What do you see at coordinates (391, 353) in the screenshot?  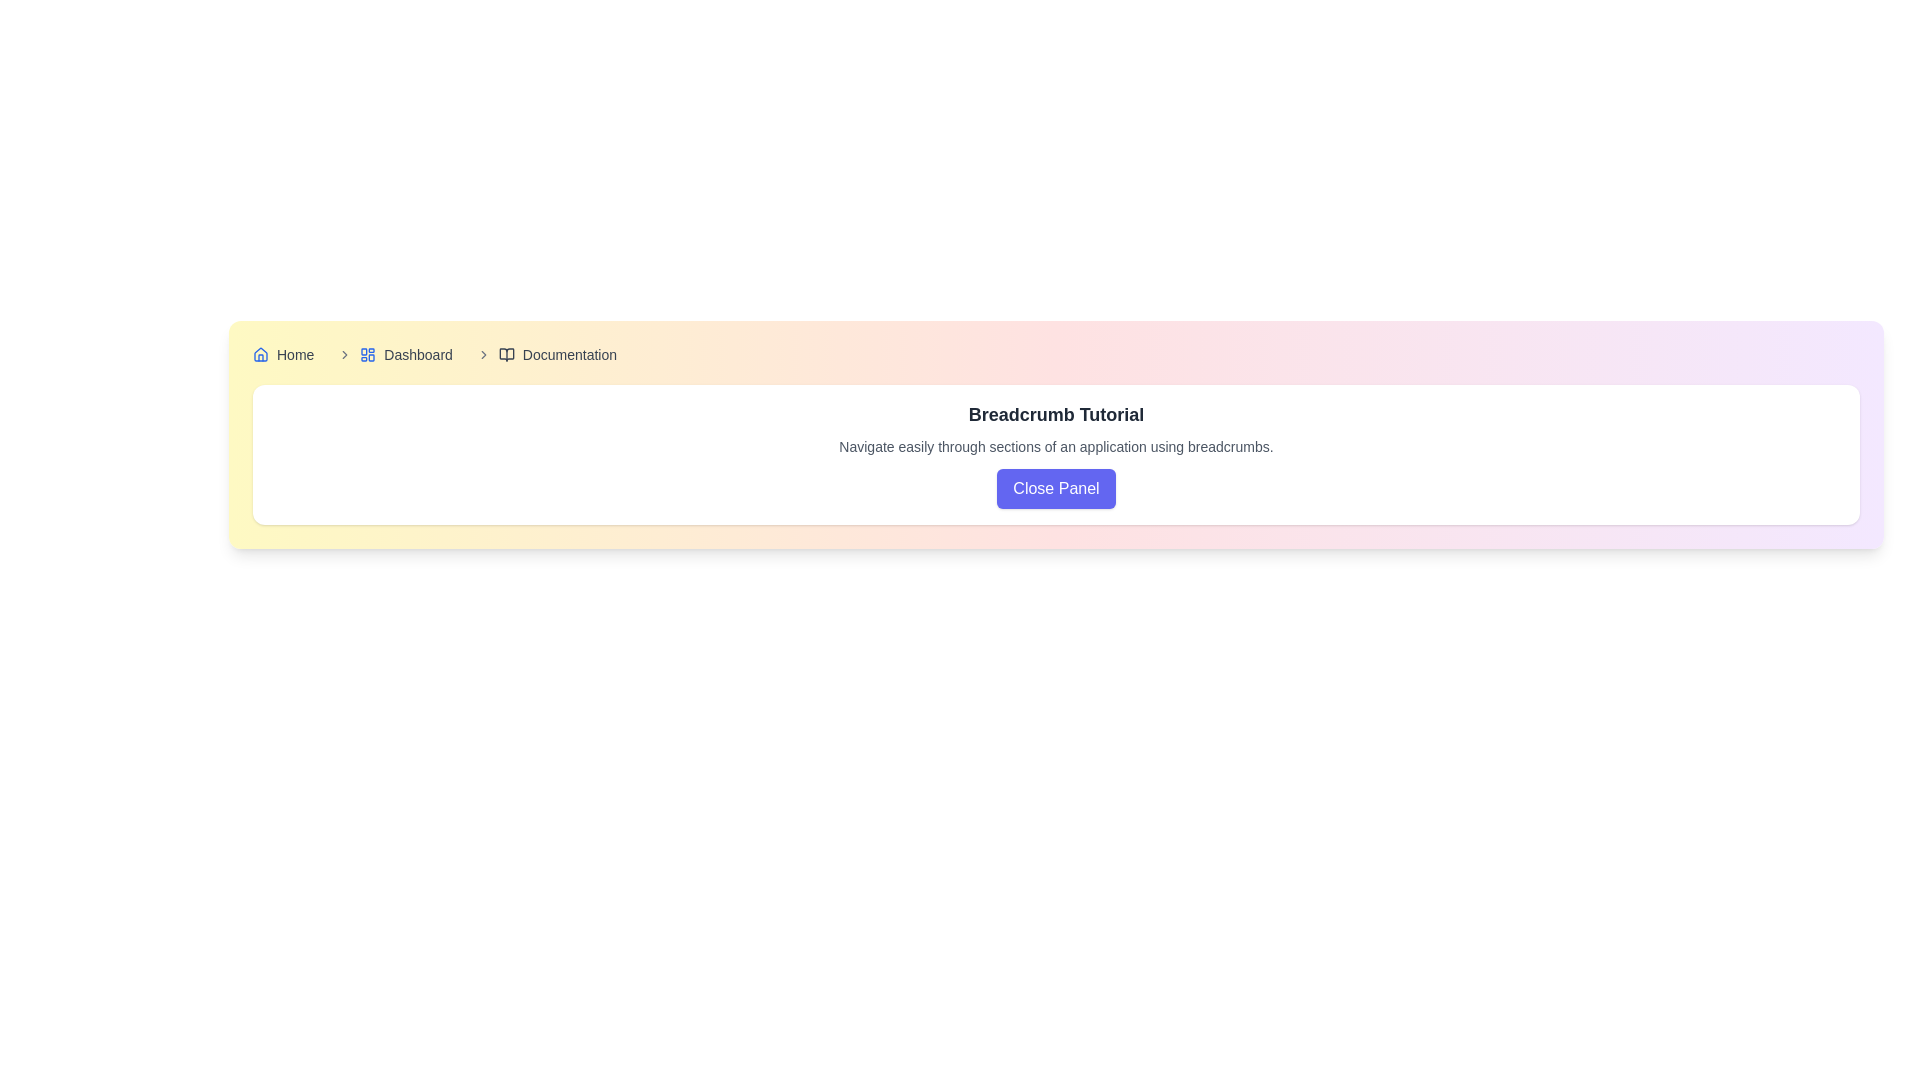 I see `the 'Dashboard' hyperlink in the breadcrumb navigation to observe the underline effect` at bounding box center [391, 353].